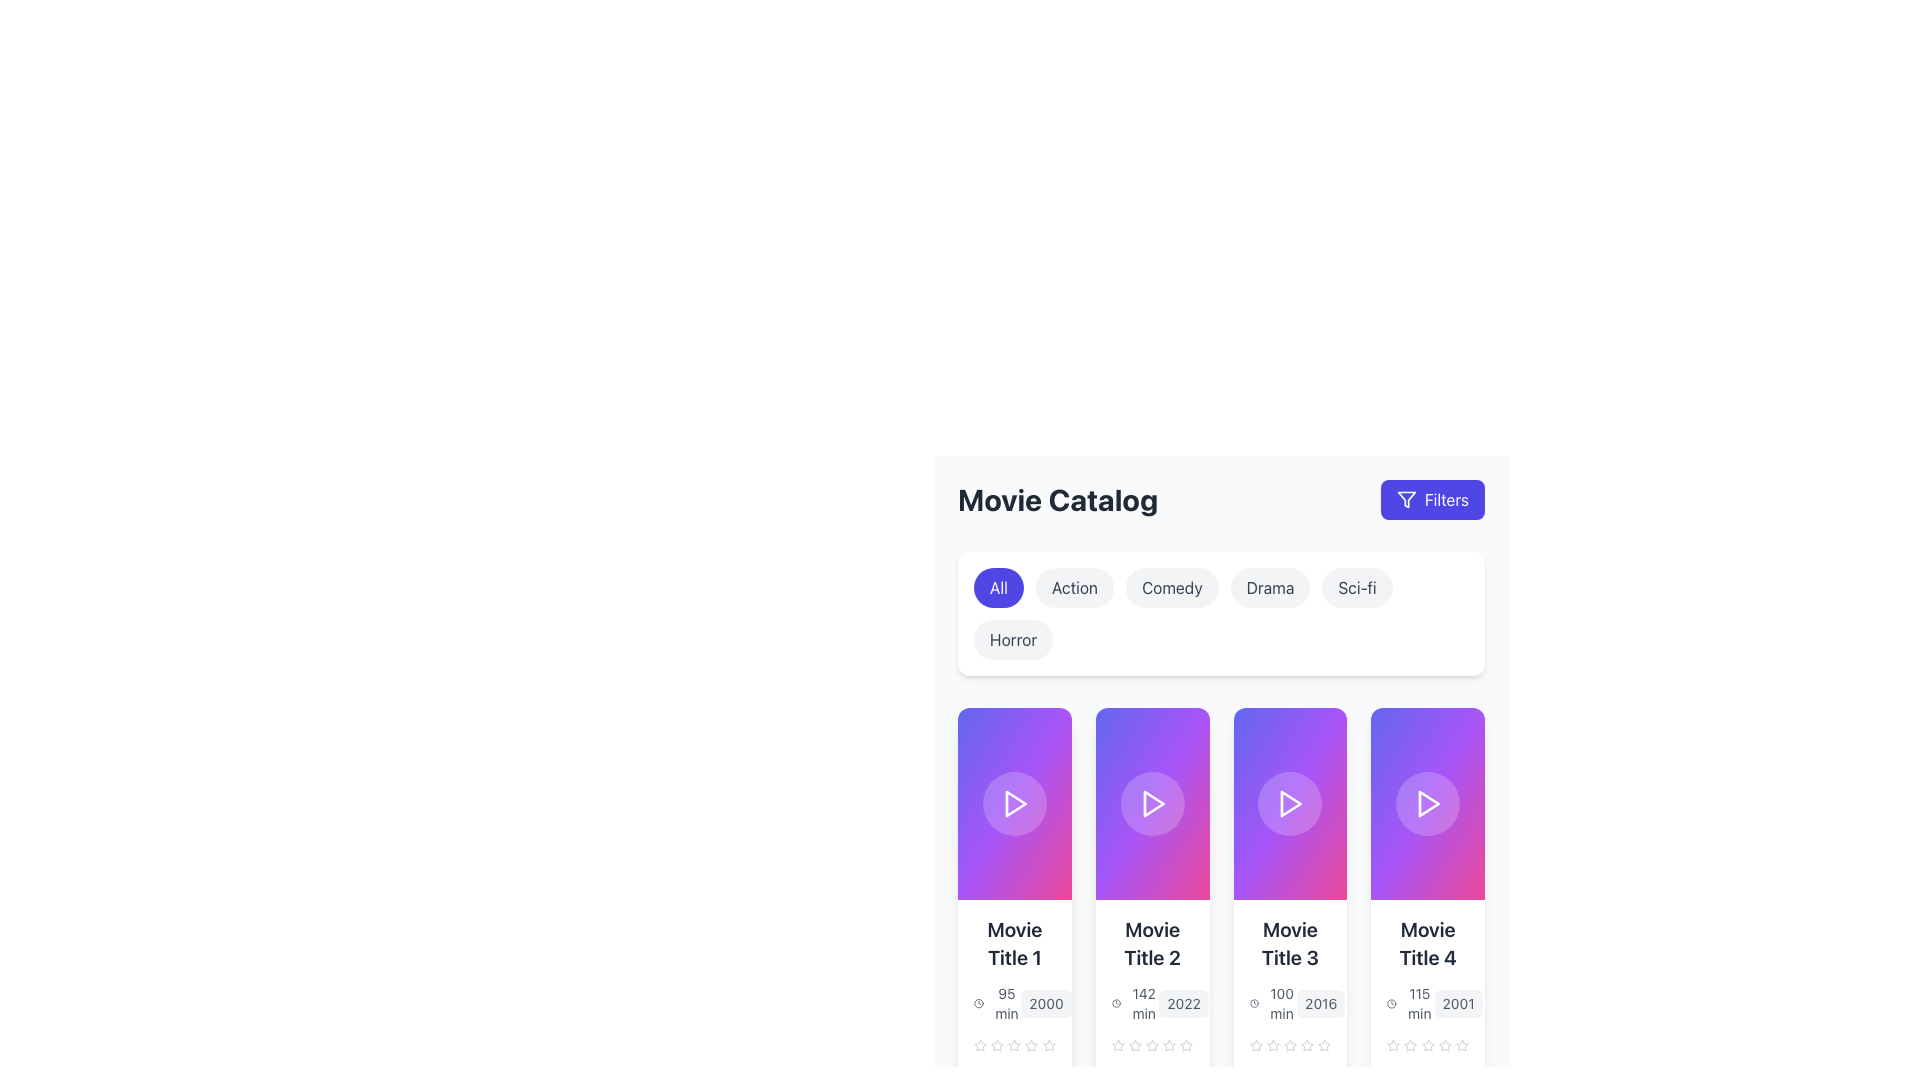 The image size is (1920, 1080). What do you see at coordinates (980, 1044) in the screenshot?
I see `the first star icon below 'Movie Title 1' to rate the movie` at bounding box center [980, 1044].